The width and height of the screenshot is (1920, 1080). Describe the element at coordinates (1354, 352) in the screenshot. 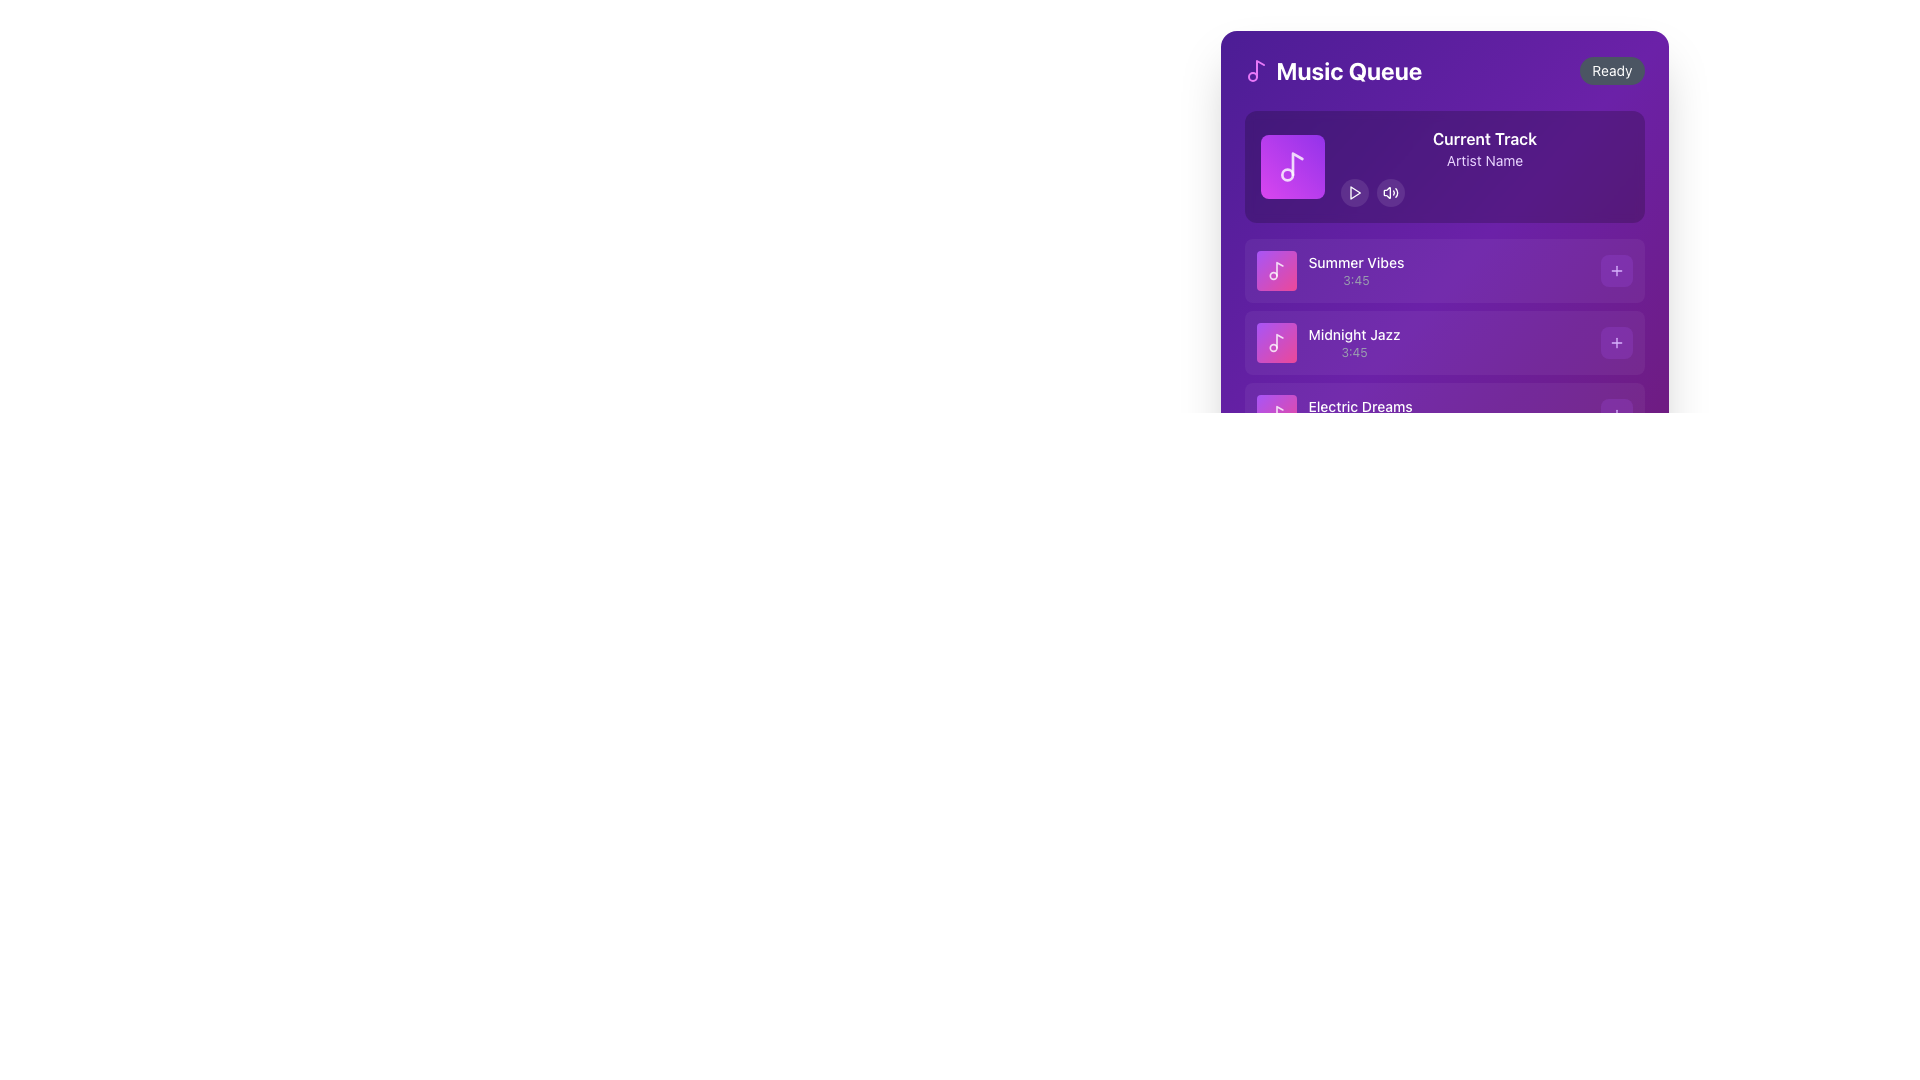

I see `the text label displaying the duration of the track 'Midnight Jazz', which is located beneath the title in the 'Music Queue' section` at that location.